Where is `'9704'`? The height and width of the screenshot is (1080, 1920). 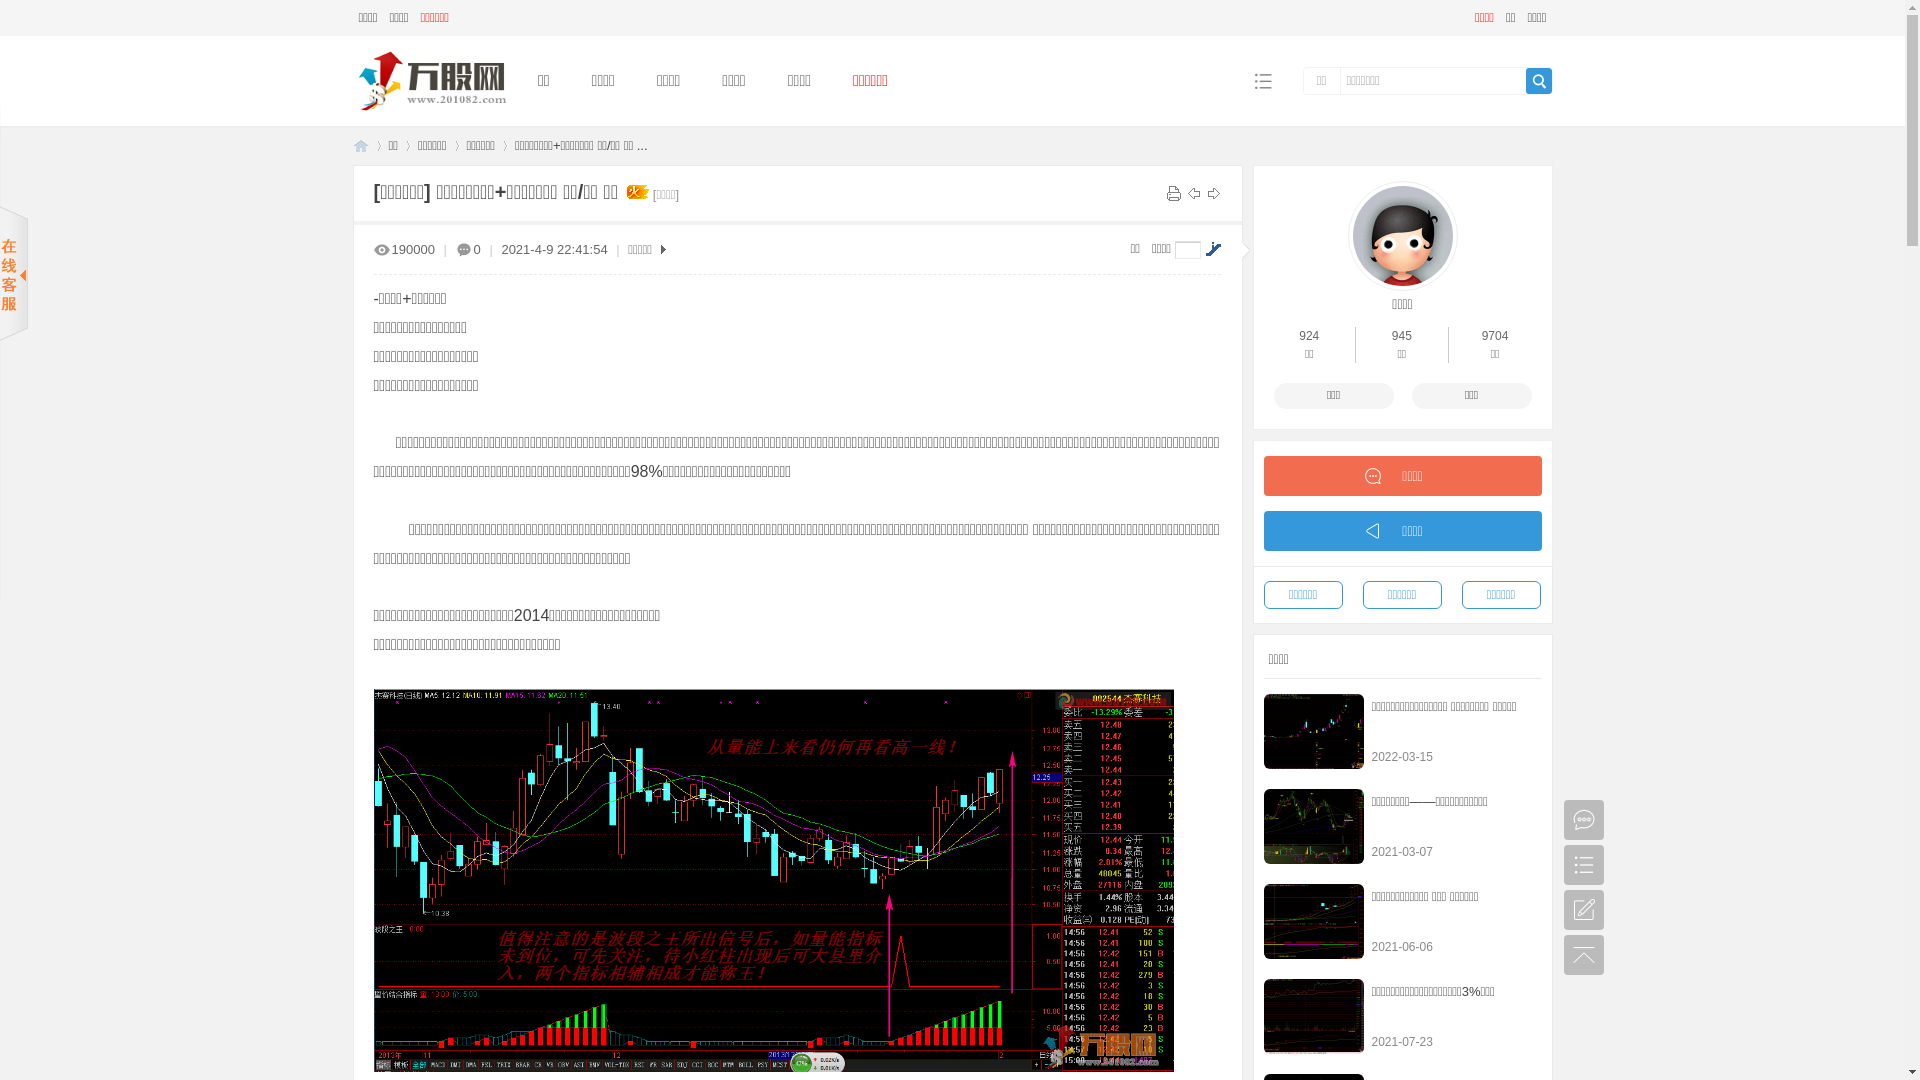
'9704' is located at coordinates (1482, 334).